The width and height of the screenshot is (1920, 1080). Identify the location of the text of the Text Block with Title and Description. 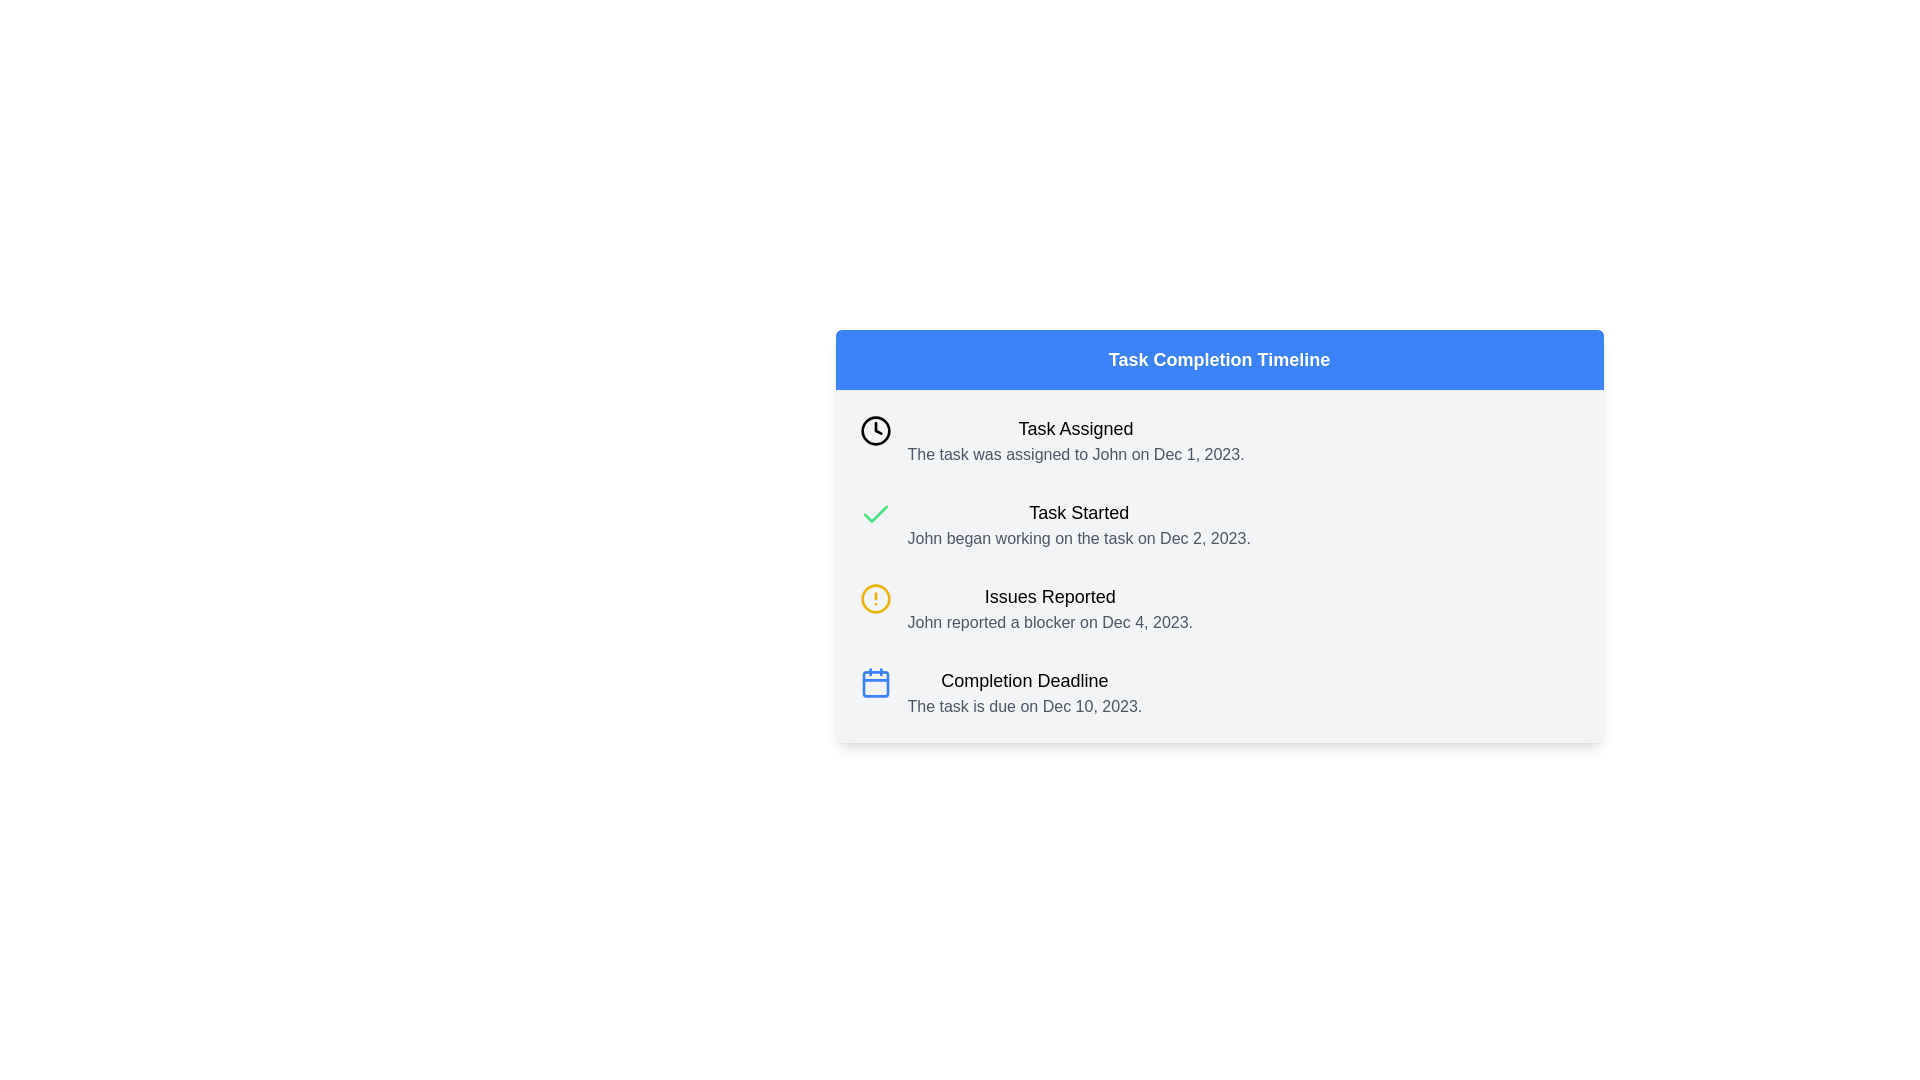
(1078, 523).